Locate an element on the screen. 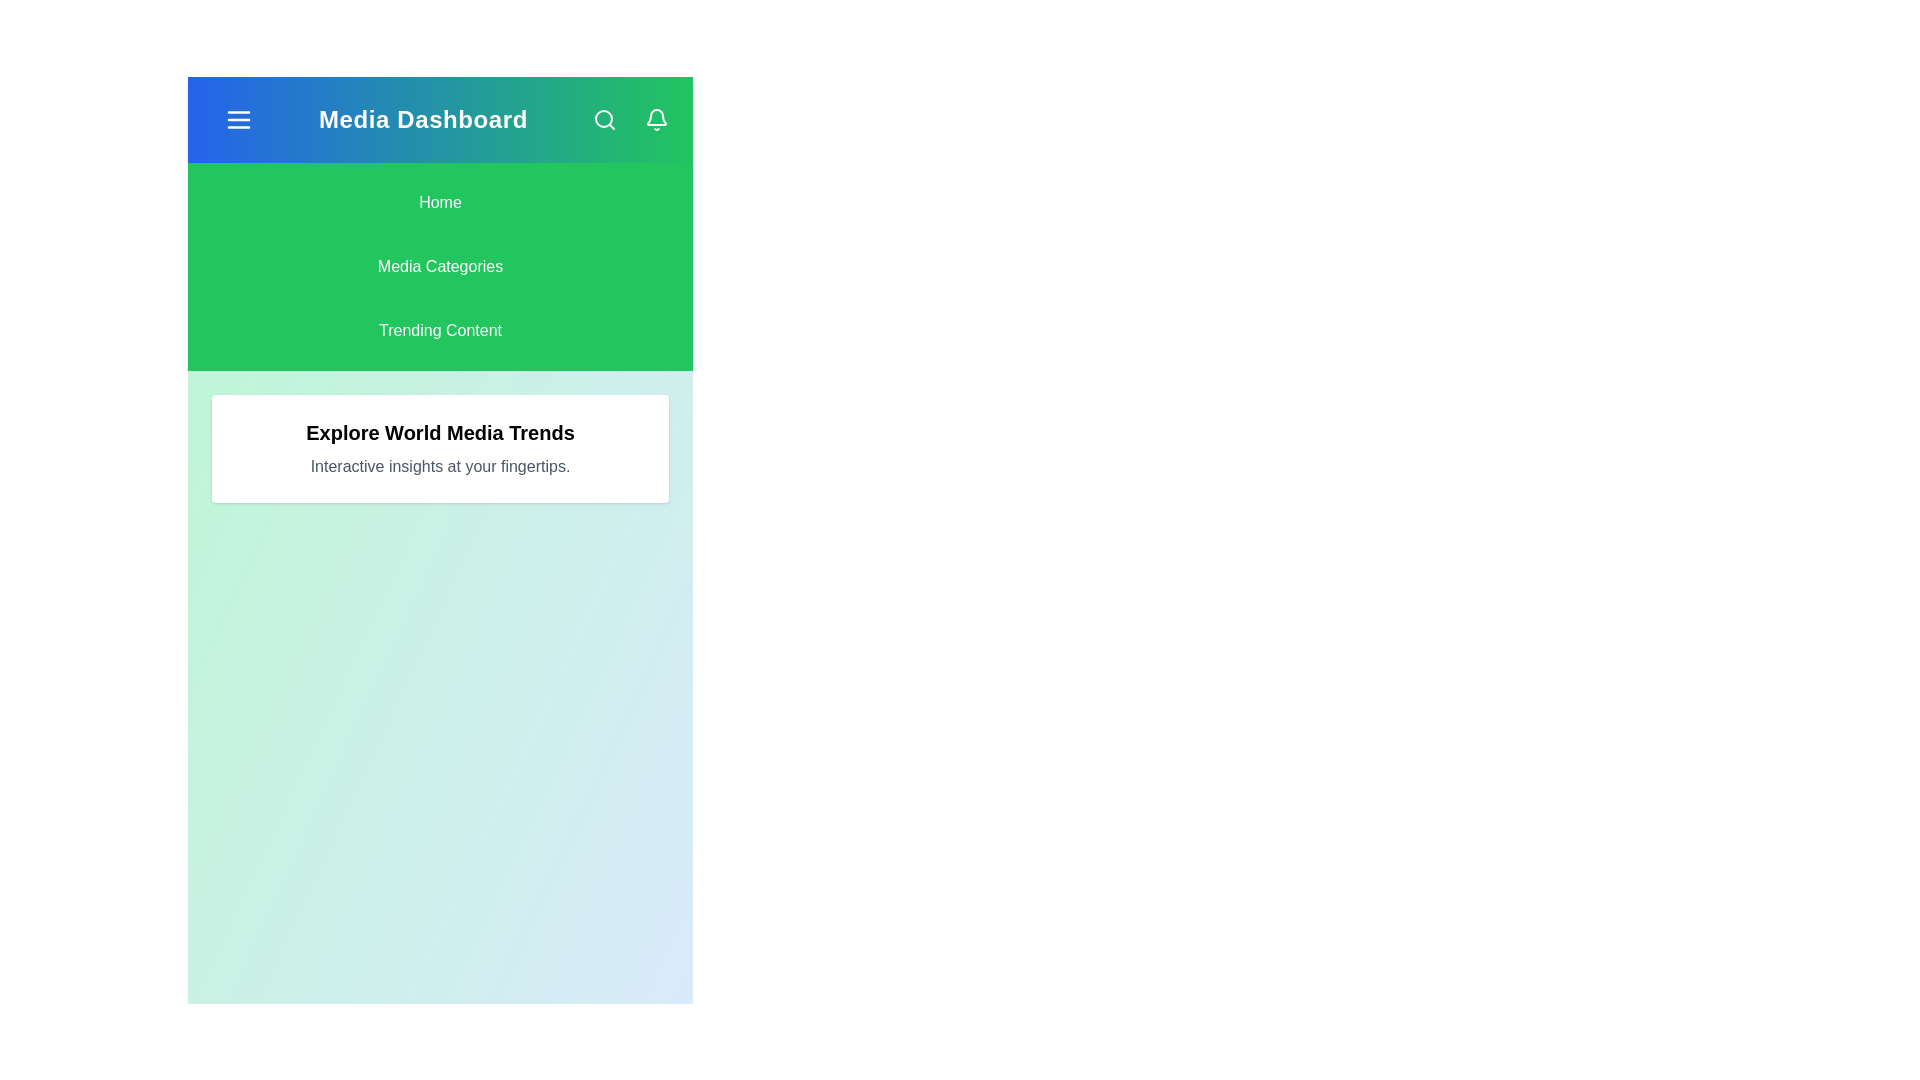  the navigation menu item Media Categories is located at coordinates (439, 265).